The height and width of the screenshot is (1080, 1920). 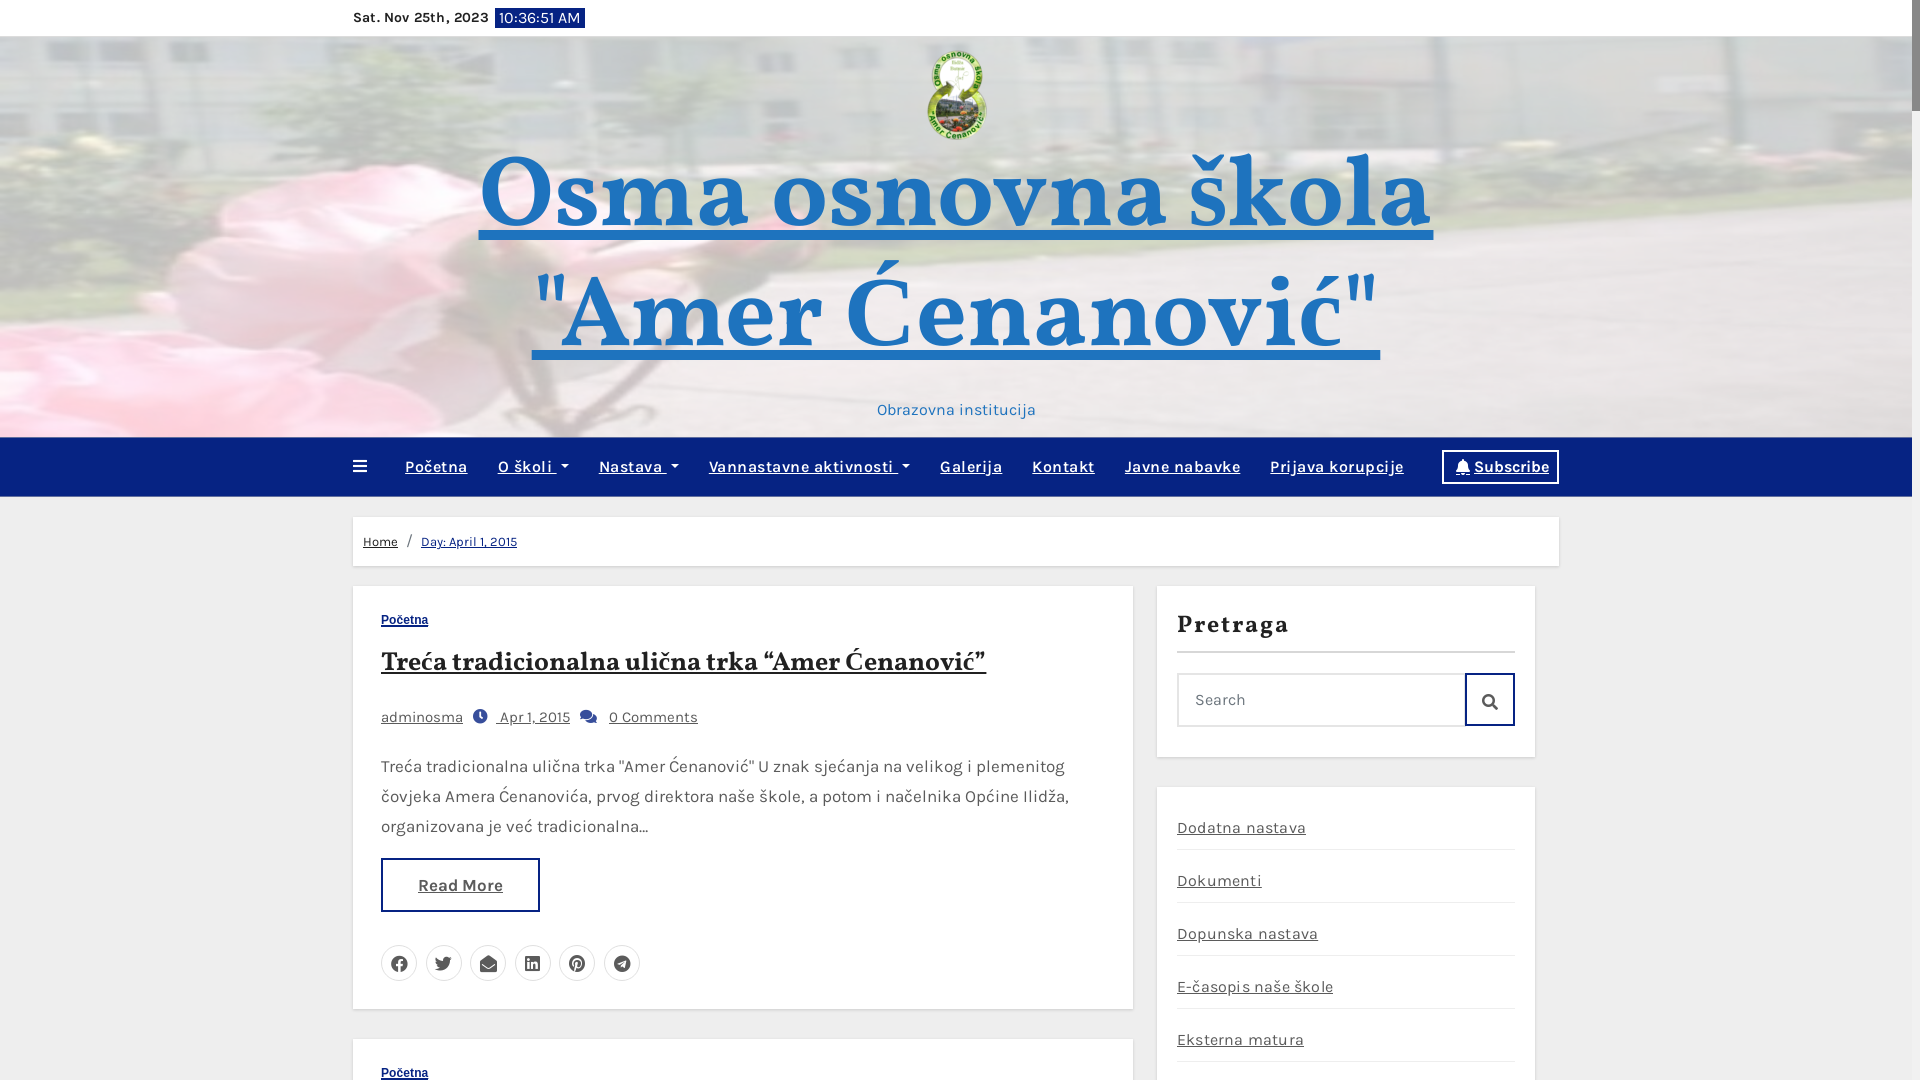 What do you see at coordinates (1246, 933) in the screenshot?
I see `'Dopunska nastava'` at bounding box center [1246, 933].